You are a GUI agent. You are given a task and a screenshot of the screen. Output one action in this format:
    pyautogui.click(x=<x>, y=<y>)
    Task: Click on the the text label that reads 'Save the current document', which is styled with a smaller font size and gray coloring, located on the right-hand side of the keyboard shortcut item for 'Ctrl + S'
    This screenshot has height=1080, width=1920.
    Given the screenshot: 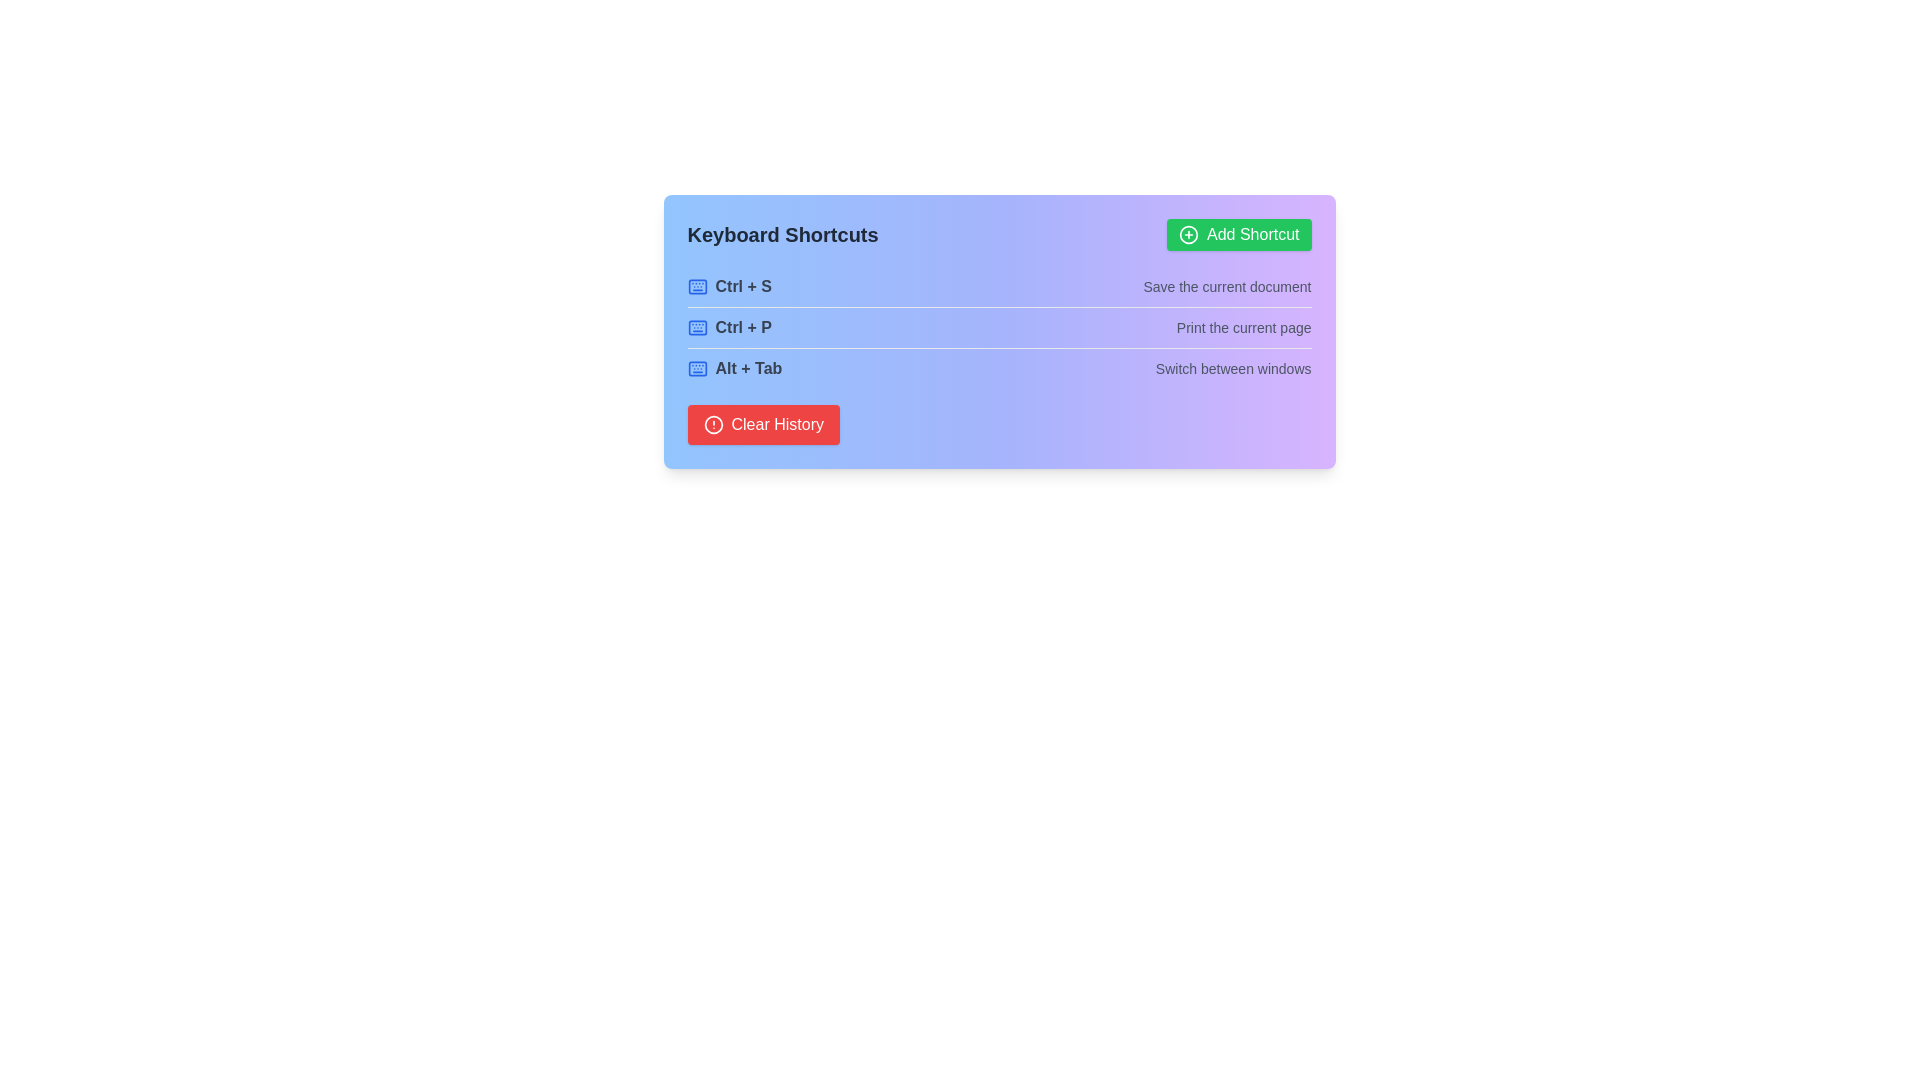 What is the action you would take?
    pyautogui.click(x=1226, y=286)
    